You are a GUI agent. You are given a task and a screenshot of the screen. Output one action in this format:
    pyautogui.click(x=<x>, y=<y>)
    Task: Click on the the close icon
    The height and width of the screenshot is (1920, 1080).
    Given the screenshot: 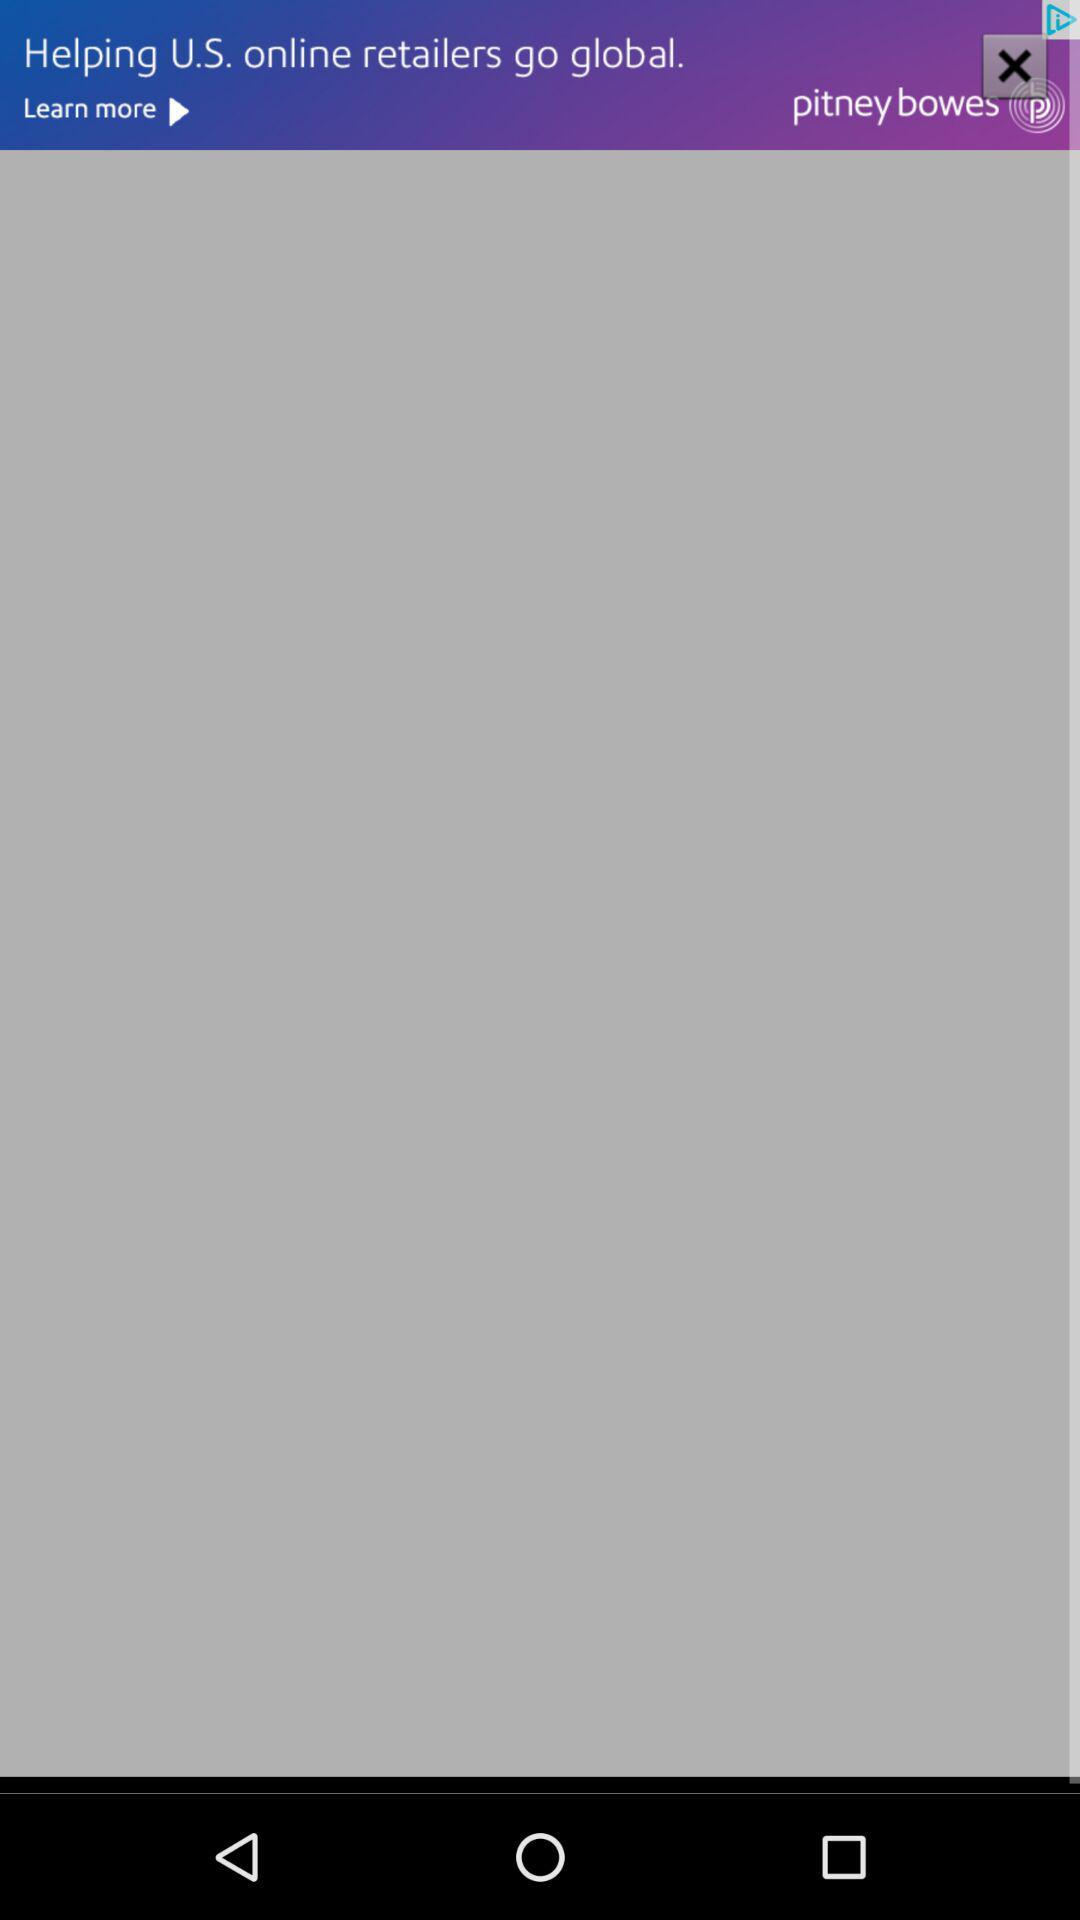 What is the action you would take?
    pyautogui.click(x=1014, y=70)
    